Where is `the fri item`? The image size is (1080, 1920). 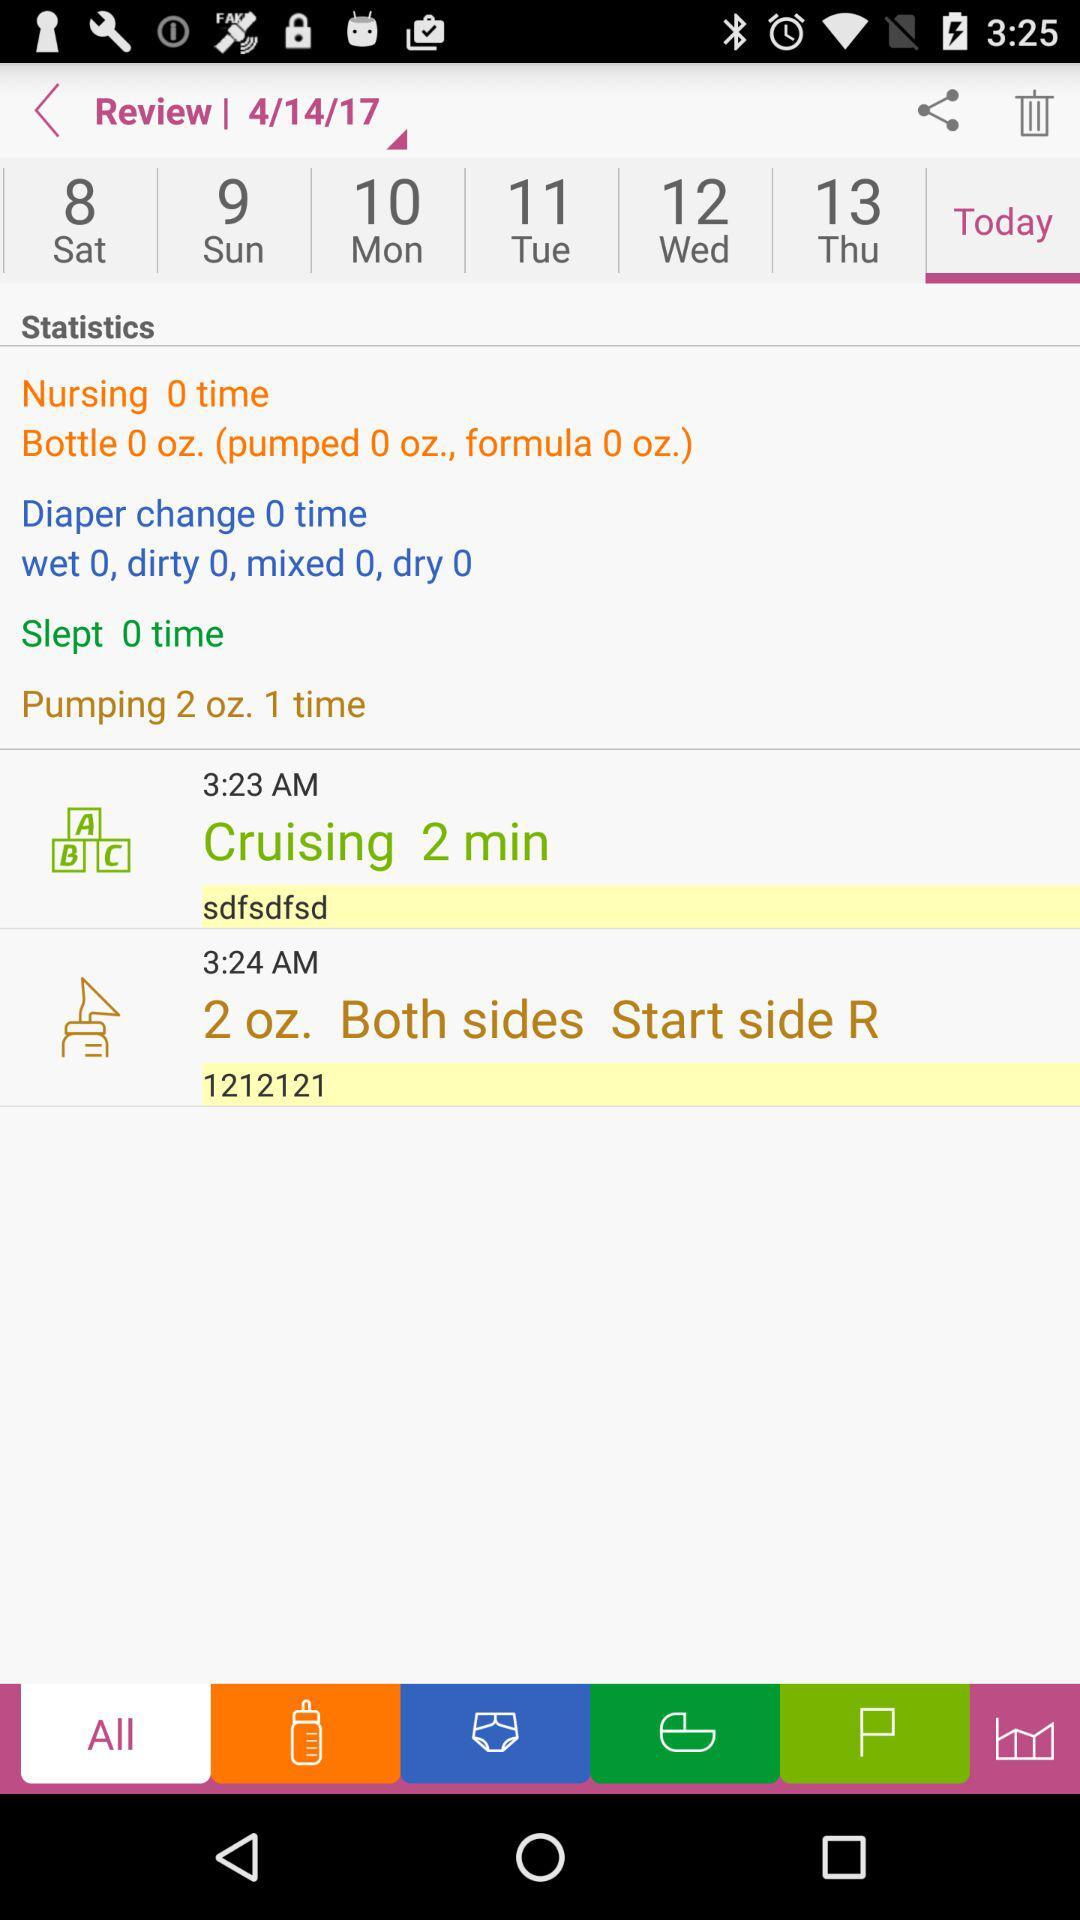 the fri item is located at coordinates (1, 220).